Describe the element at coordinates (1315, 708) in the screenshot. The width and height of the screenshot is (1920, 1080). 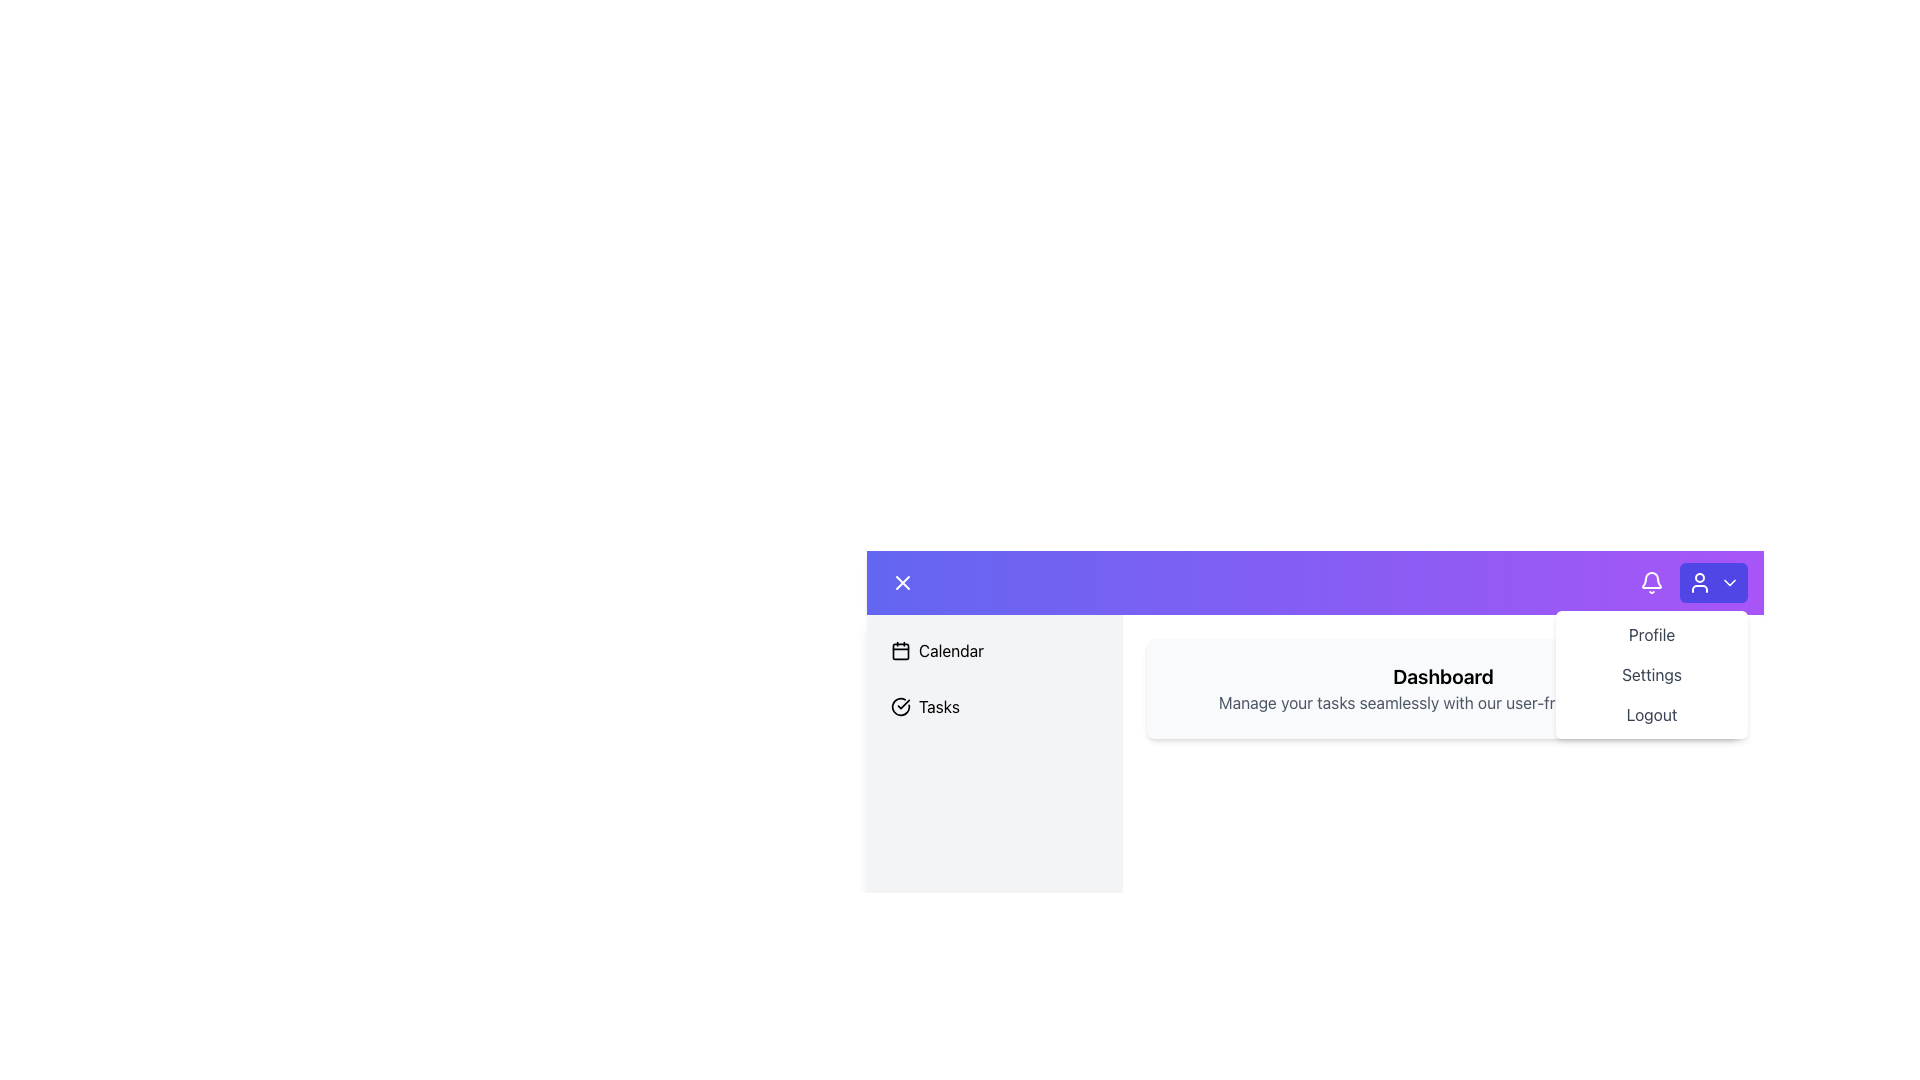
I see `descriptive overview or title of the 'Dashboard' section located in the text block beneath the purple header, which is centrally aligned within a white background` at that location.